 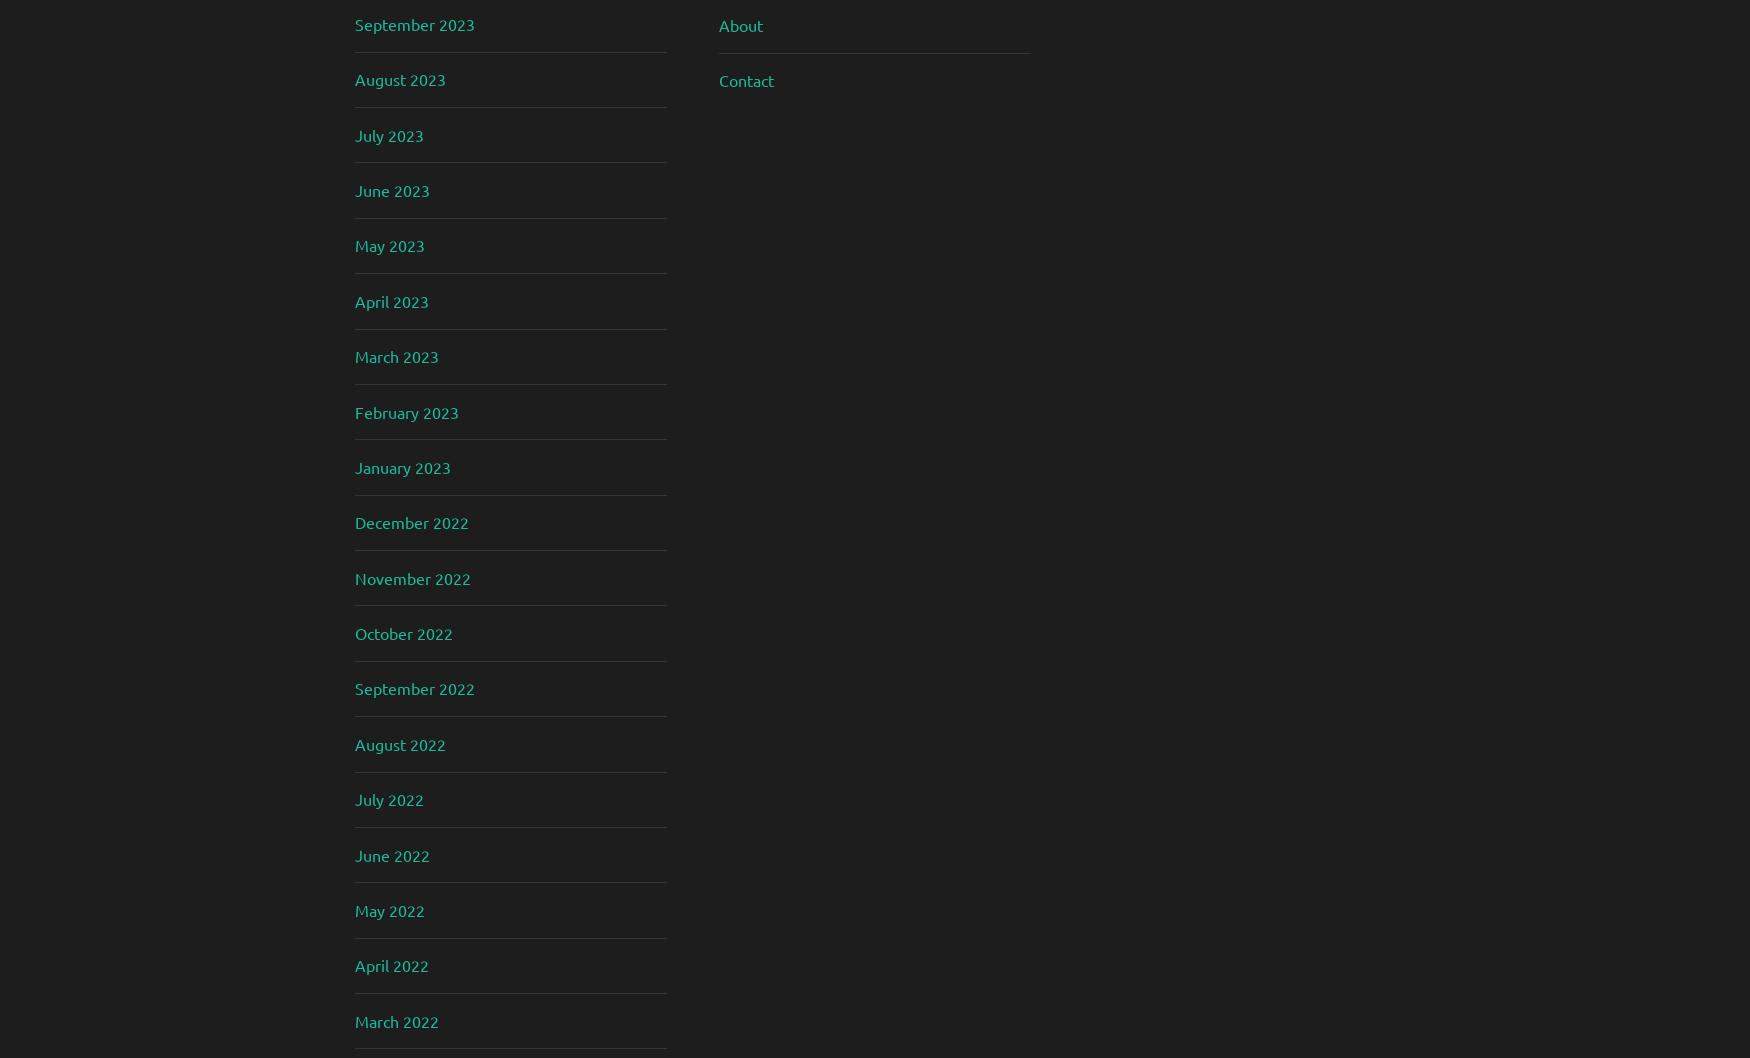 I want to click on 'September 2023', so click(x=413, y=22).